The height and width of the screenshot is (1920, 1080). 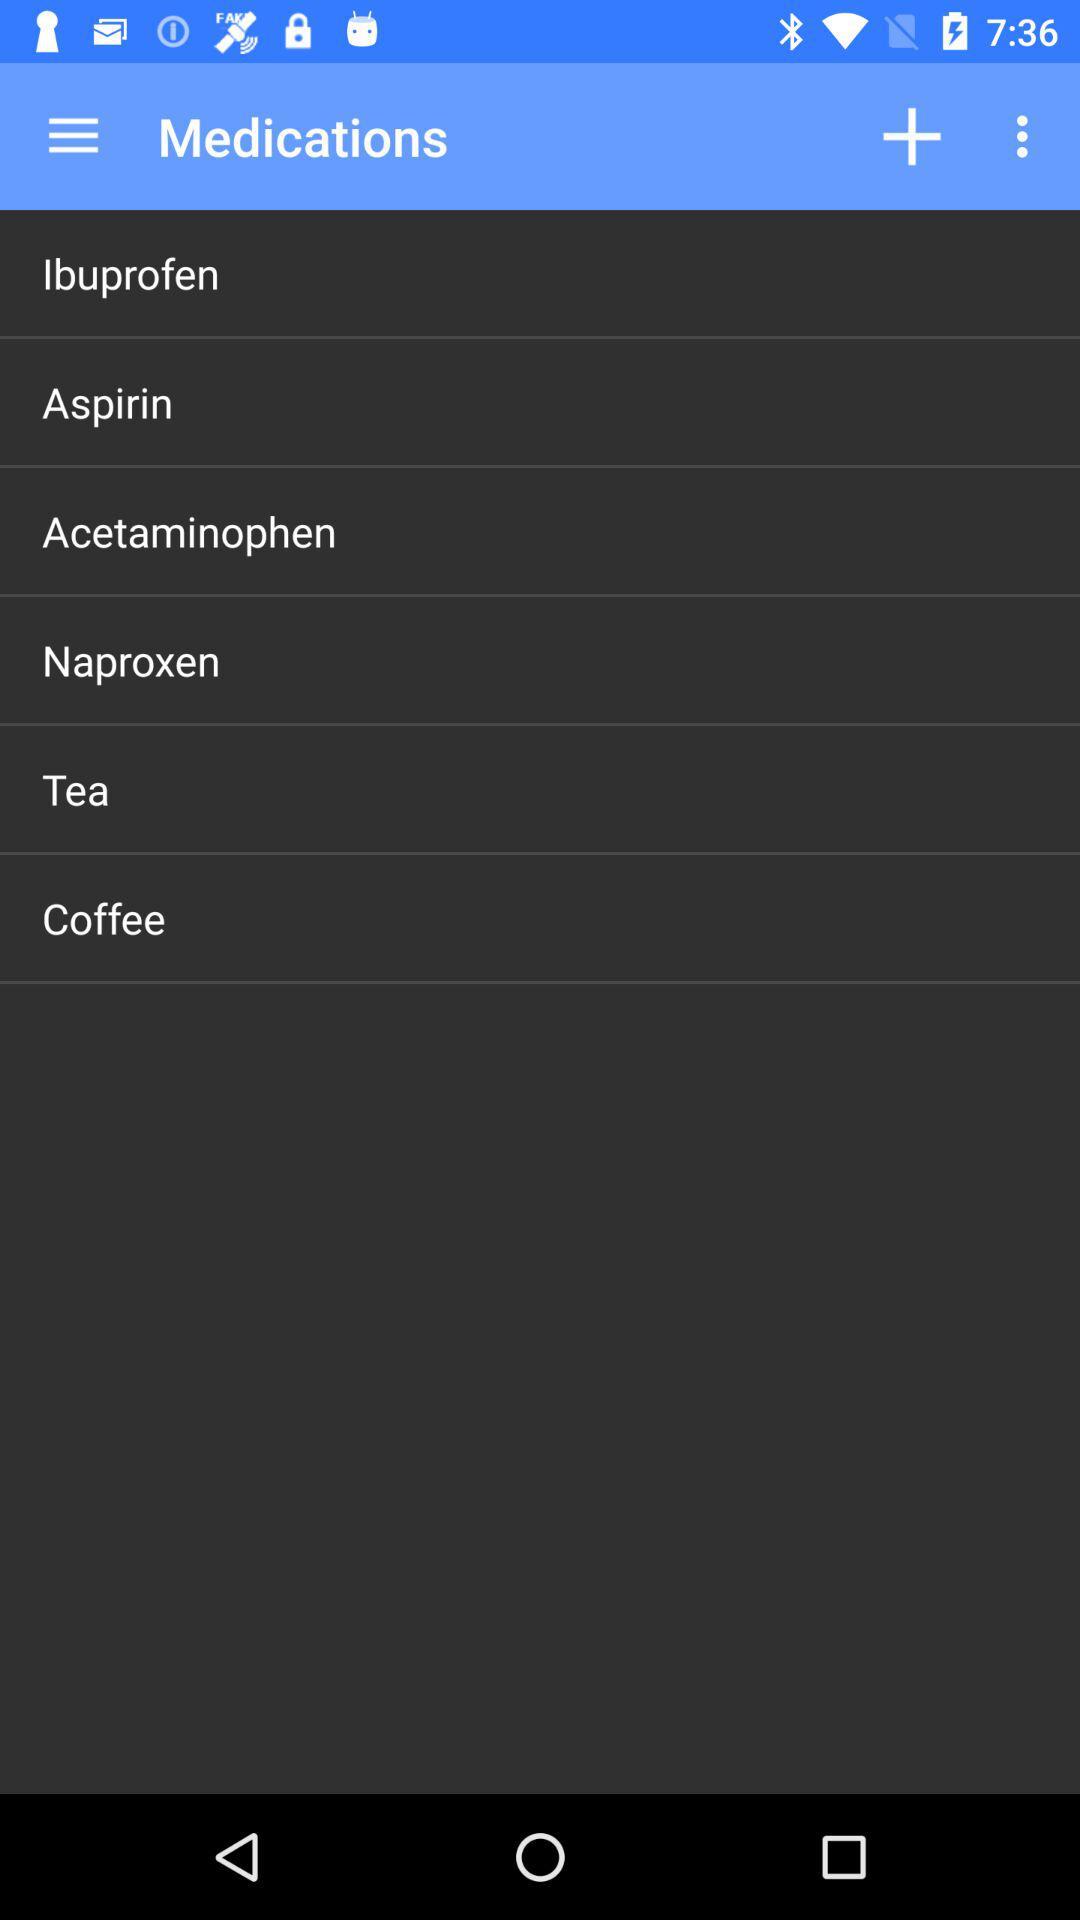 I want to click on app next to medications item, so click(x=911, y=135).